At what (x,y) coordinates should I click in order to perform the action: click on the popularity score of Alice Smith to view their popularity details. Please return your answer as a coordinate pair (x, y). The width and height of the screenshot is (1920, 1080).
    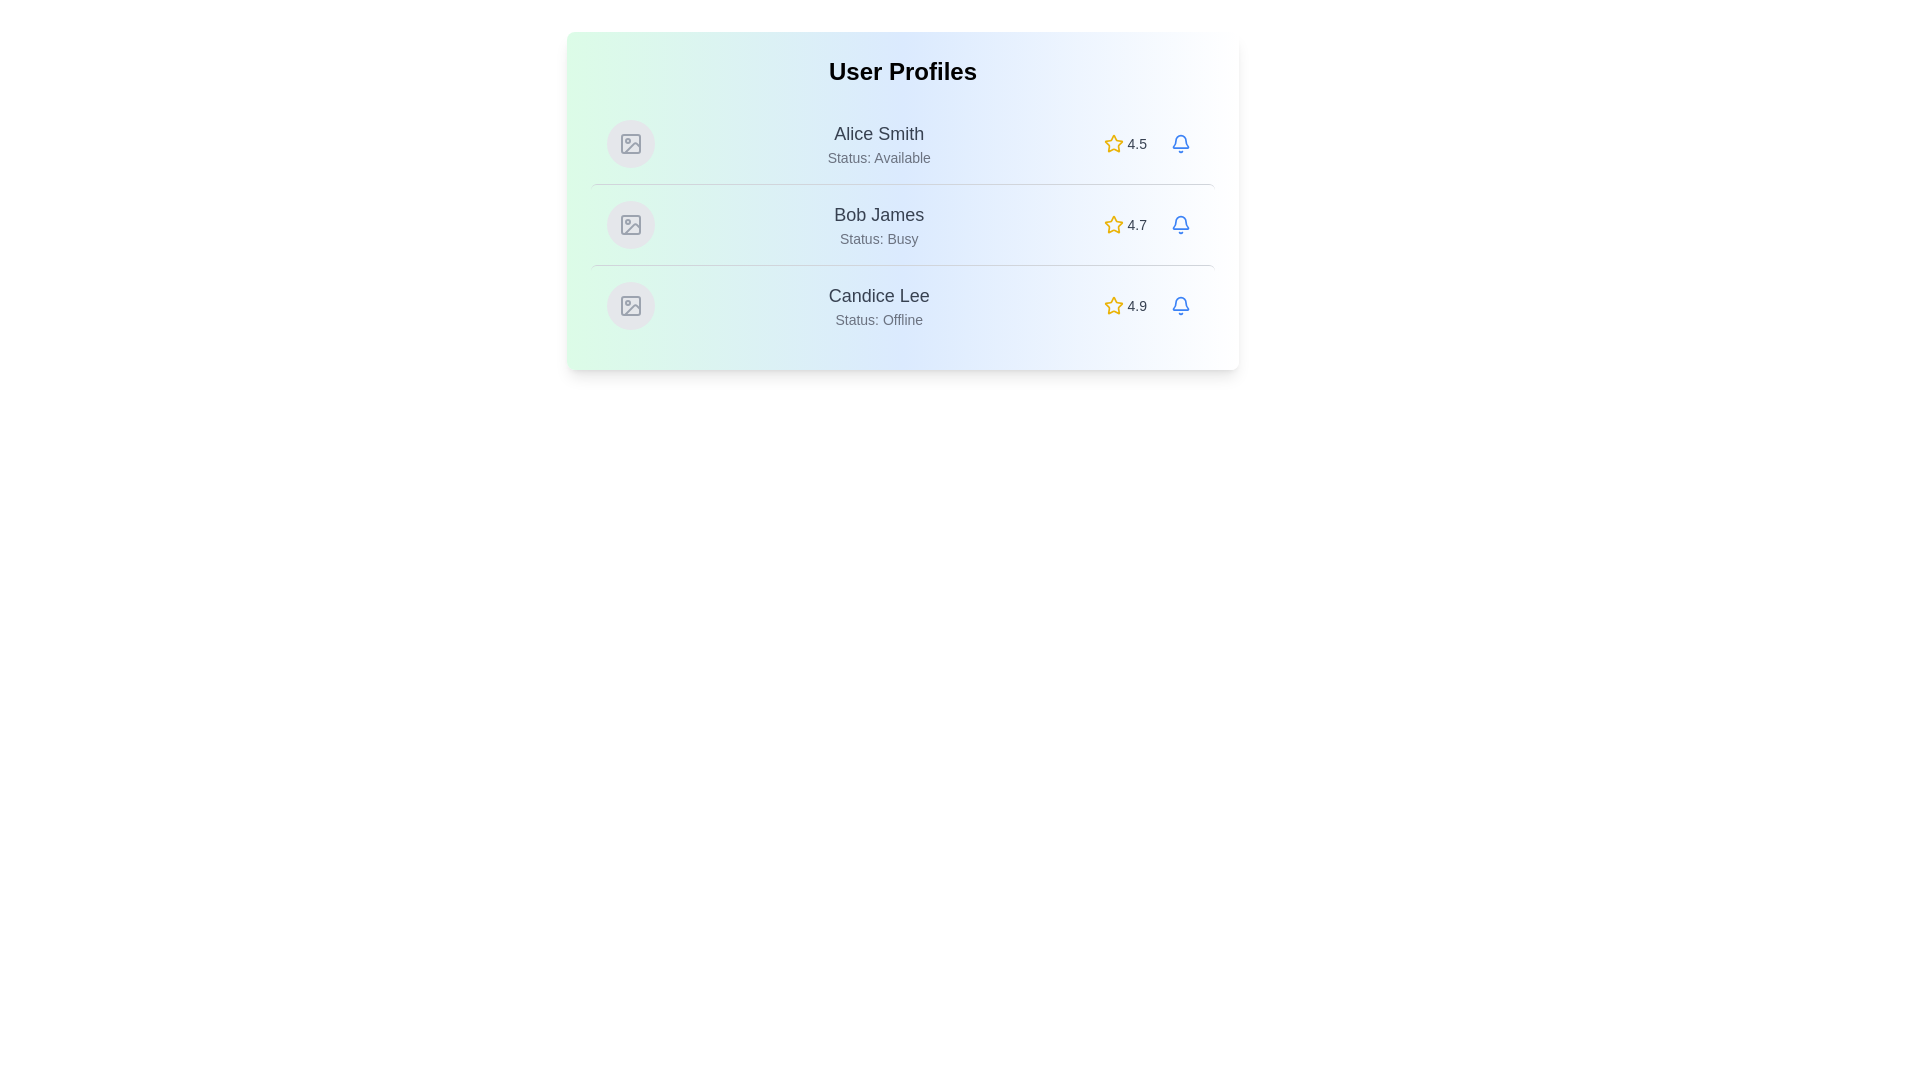
    Looking at the image, I should click on (1124, 142).